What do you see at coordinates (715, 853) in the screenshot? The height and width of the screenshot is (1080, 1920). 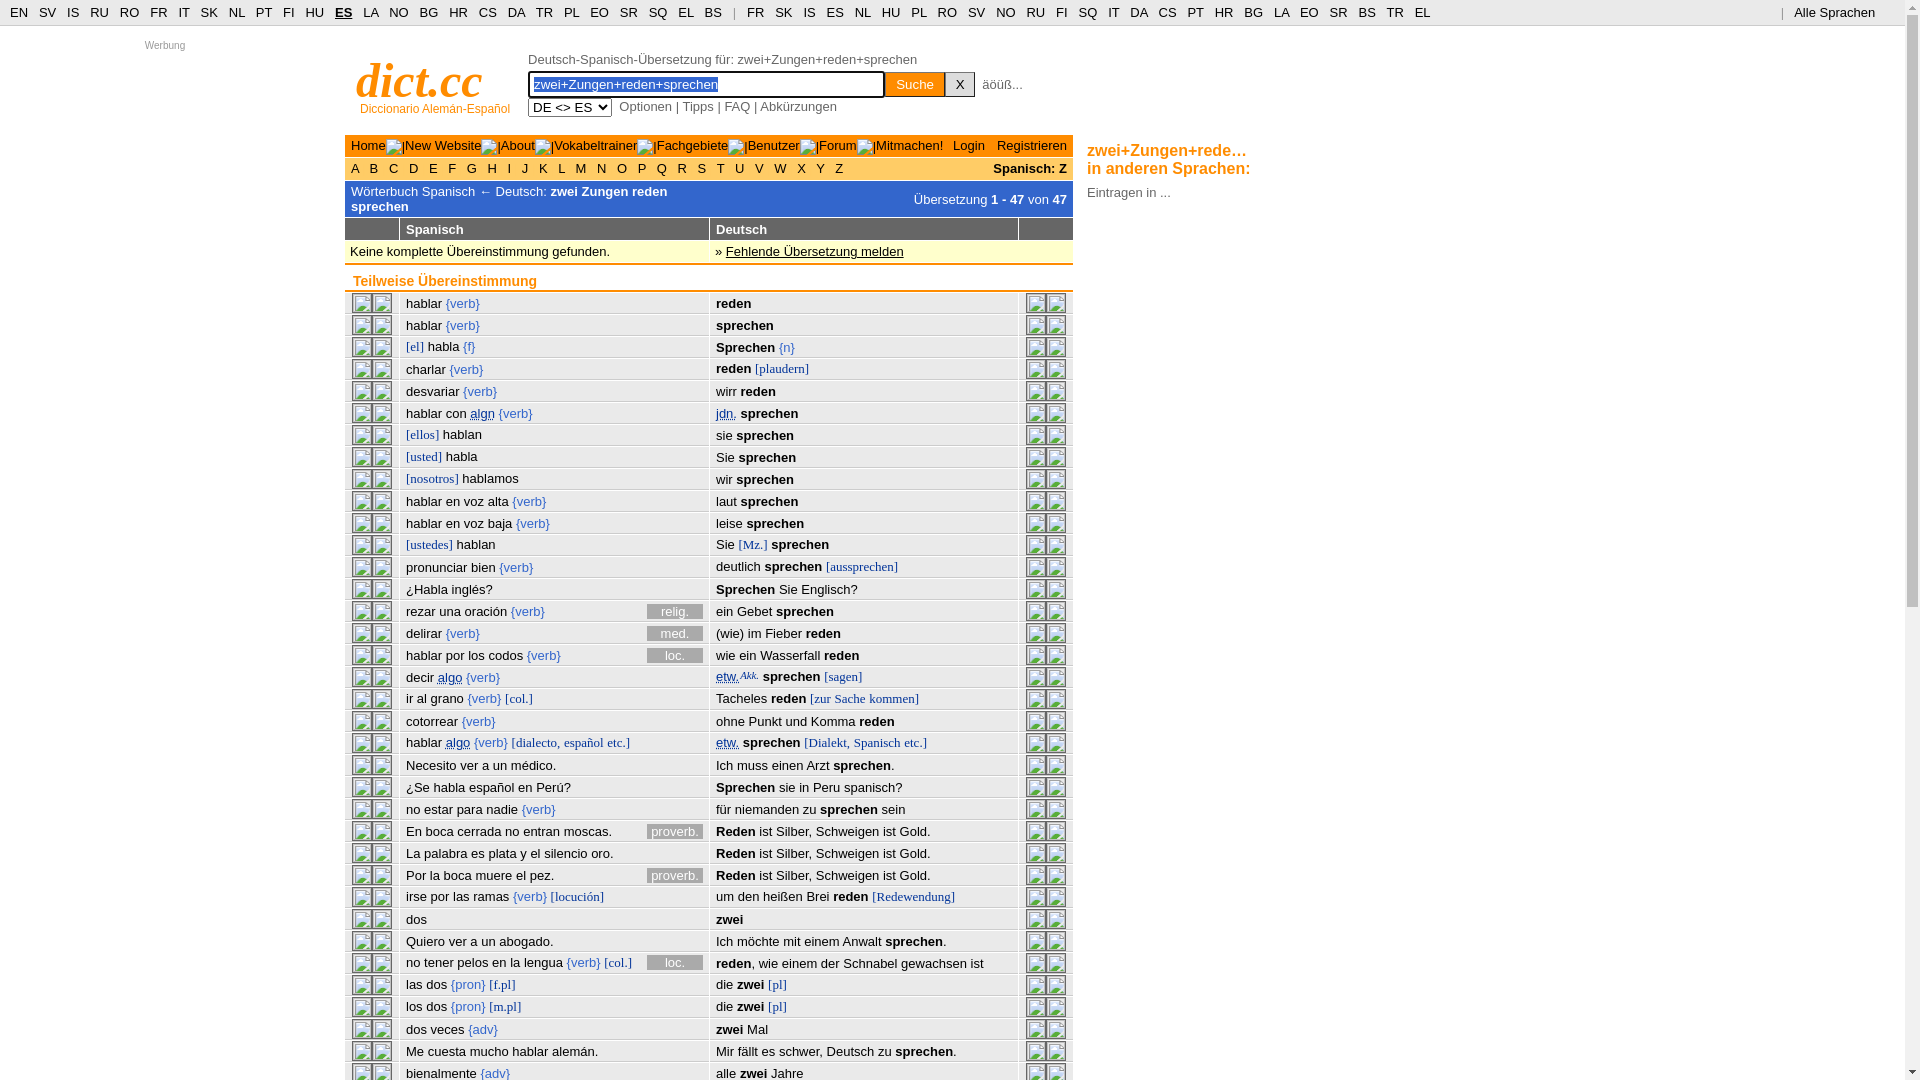 I see `'Reden'` at bounding box center [715, 853].